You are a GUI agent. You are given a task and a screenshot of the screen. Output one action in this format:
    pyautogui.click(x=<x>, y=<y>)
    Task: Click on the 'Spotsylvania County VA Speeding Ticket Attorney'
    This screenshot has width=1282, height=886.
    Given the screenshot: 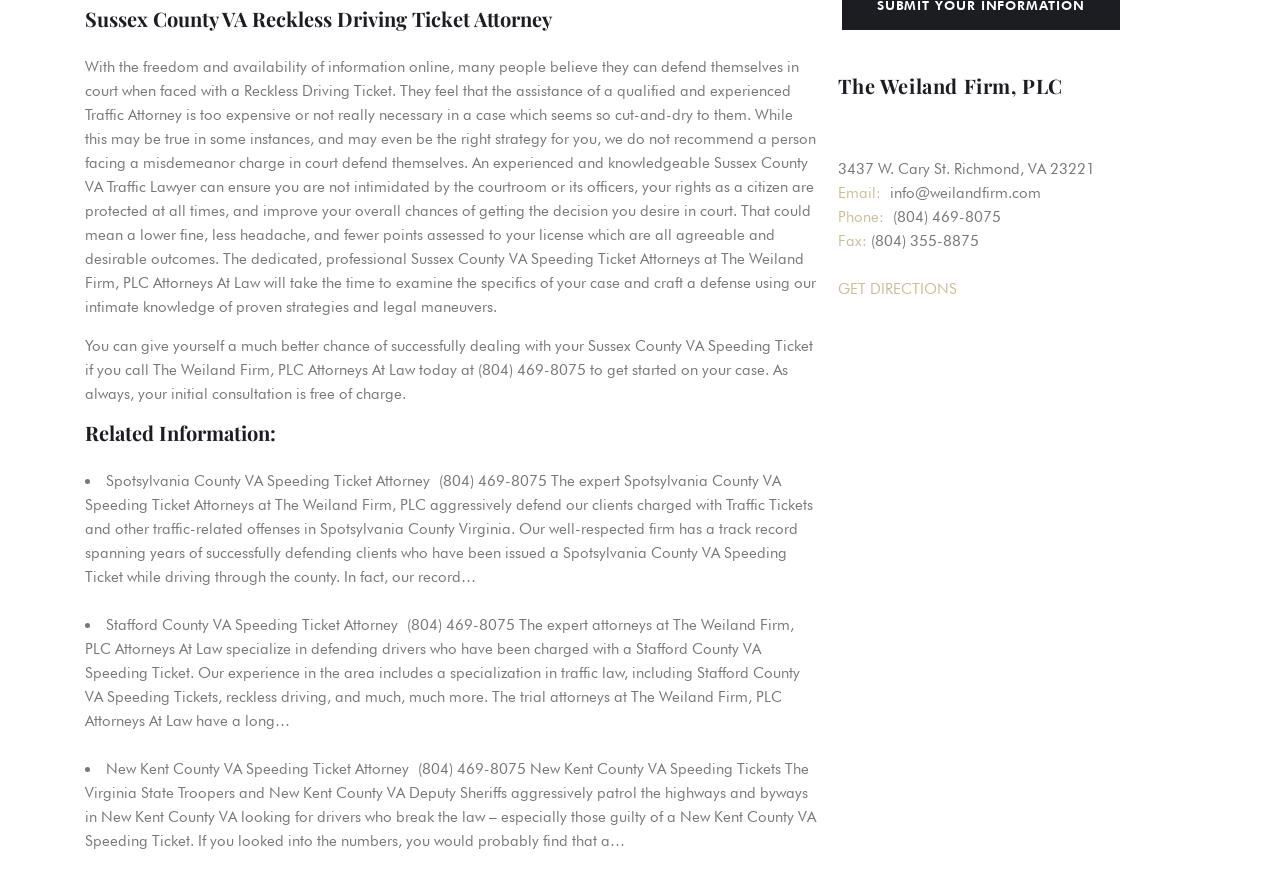 What is the action you would take?
    pyautogui.click(x=267, y=481)
    